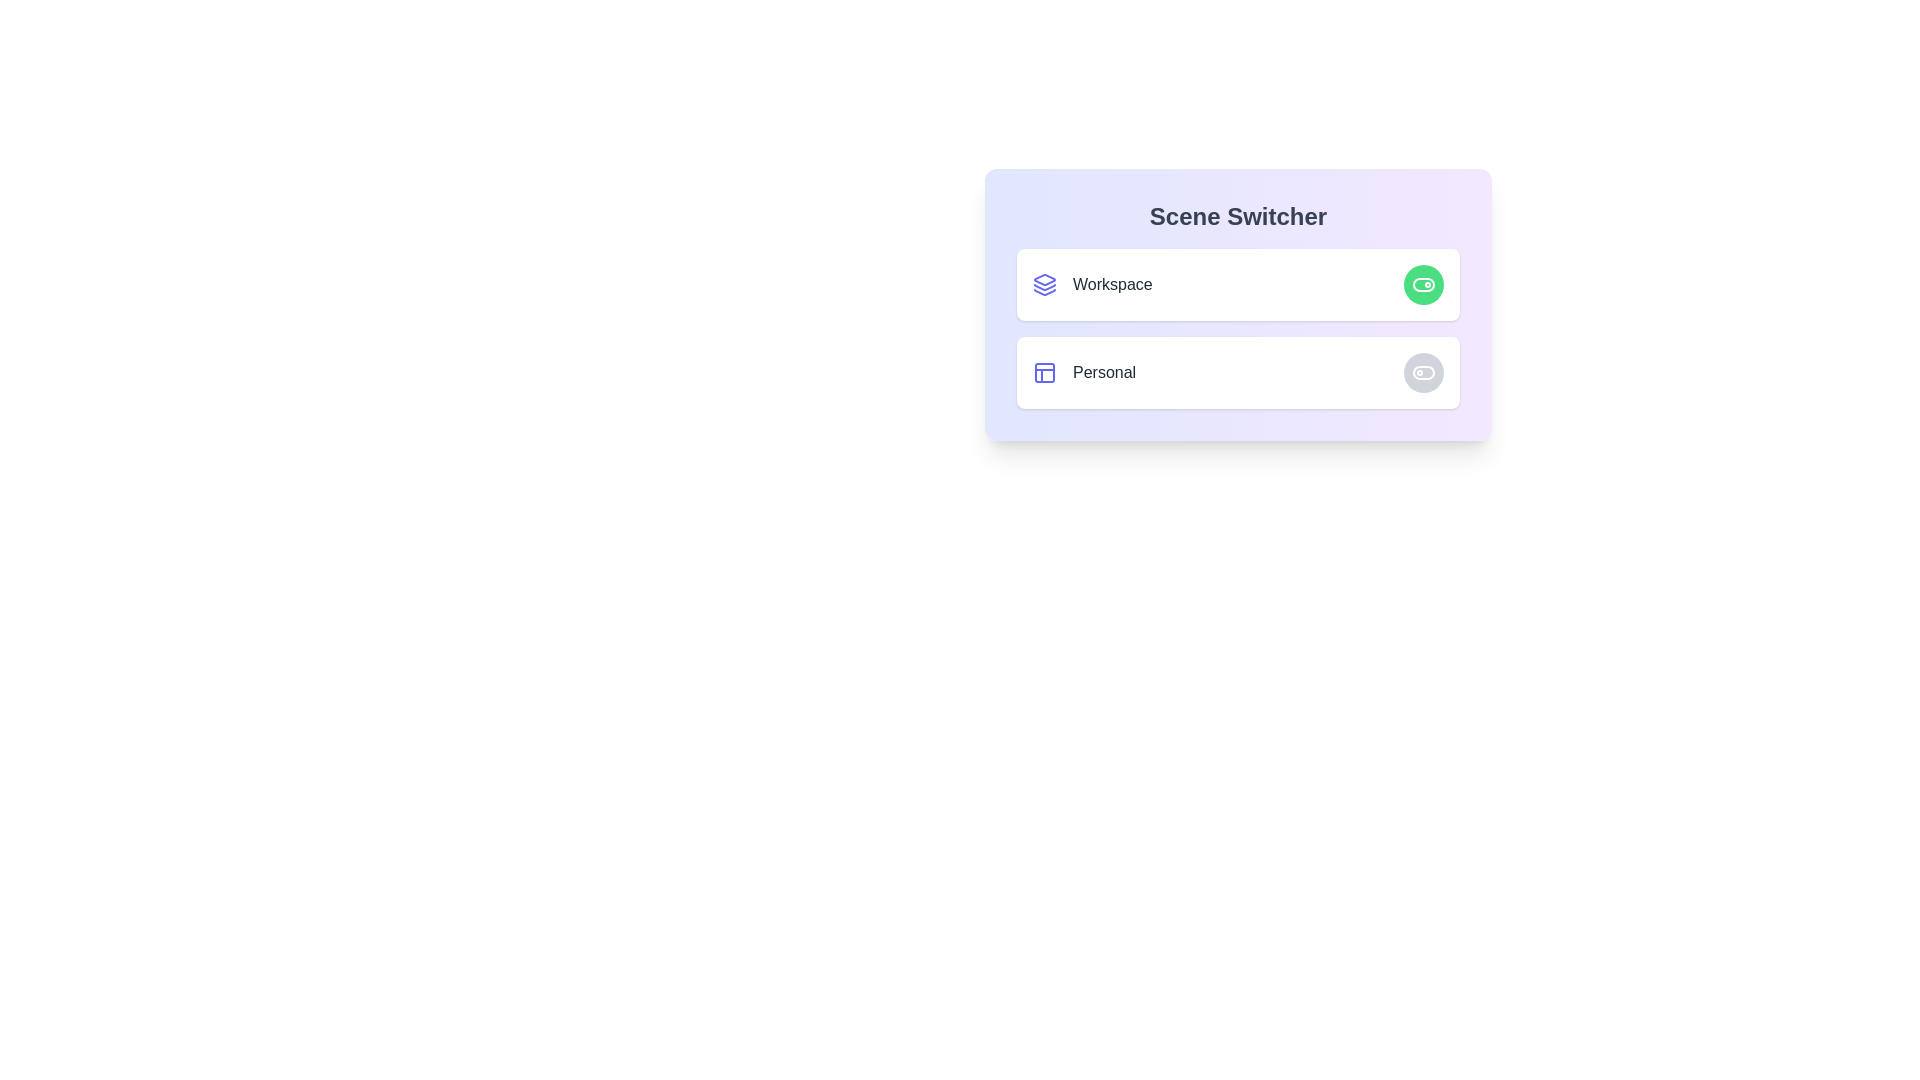 The height and width of the screenshot is (1080, 1920). Describe the element at coordinates (1423, 373) in the screenshot. I see `the light gray rectangular toggle background element that serves as the base of the toggle switch in the 'Personal' row of the 'Scene Switcher' interface` at that location.